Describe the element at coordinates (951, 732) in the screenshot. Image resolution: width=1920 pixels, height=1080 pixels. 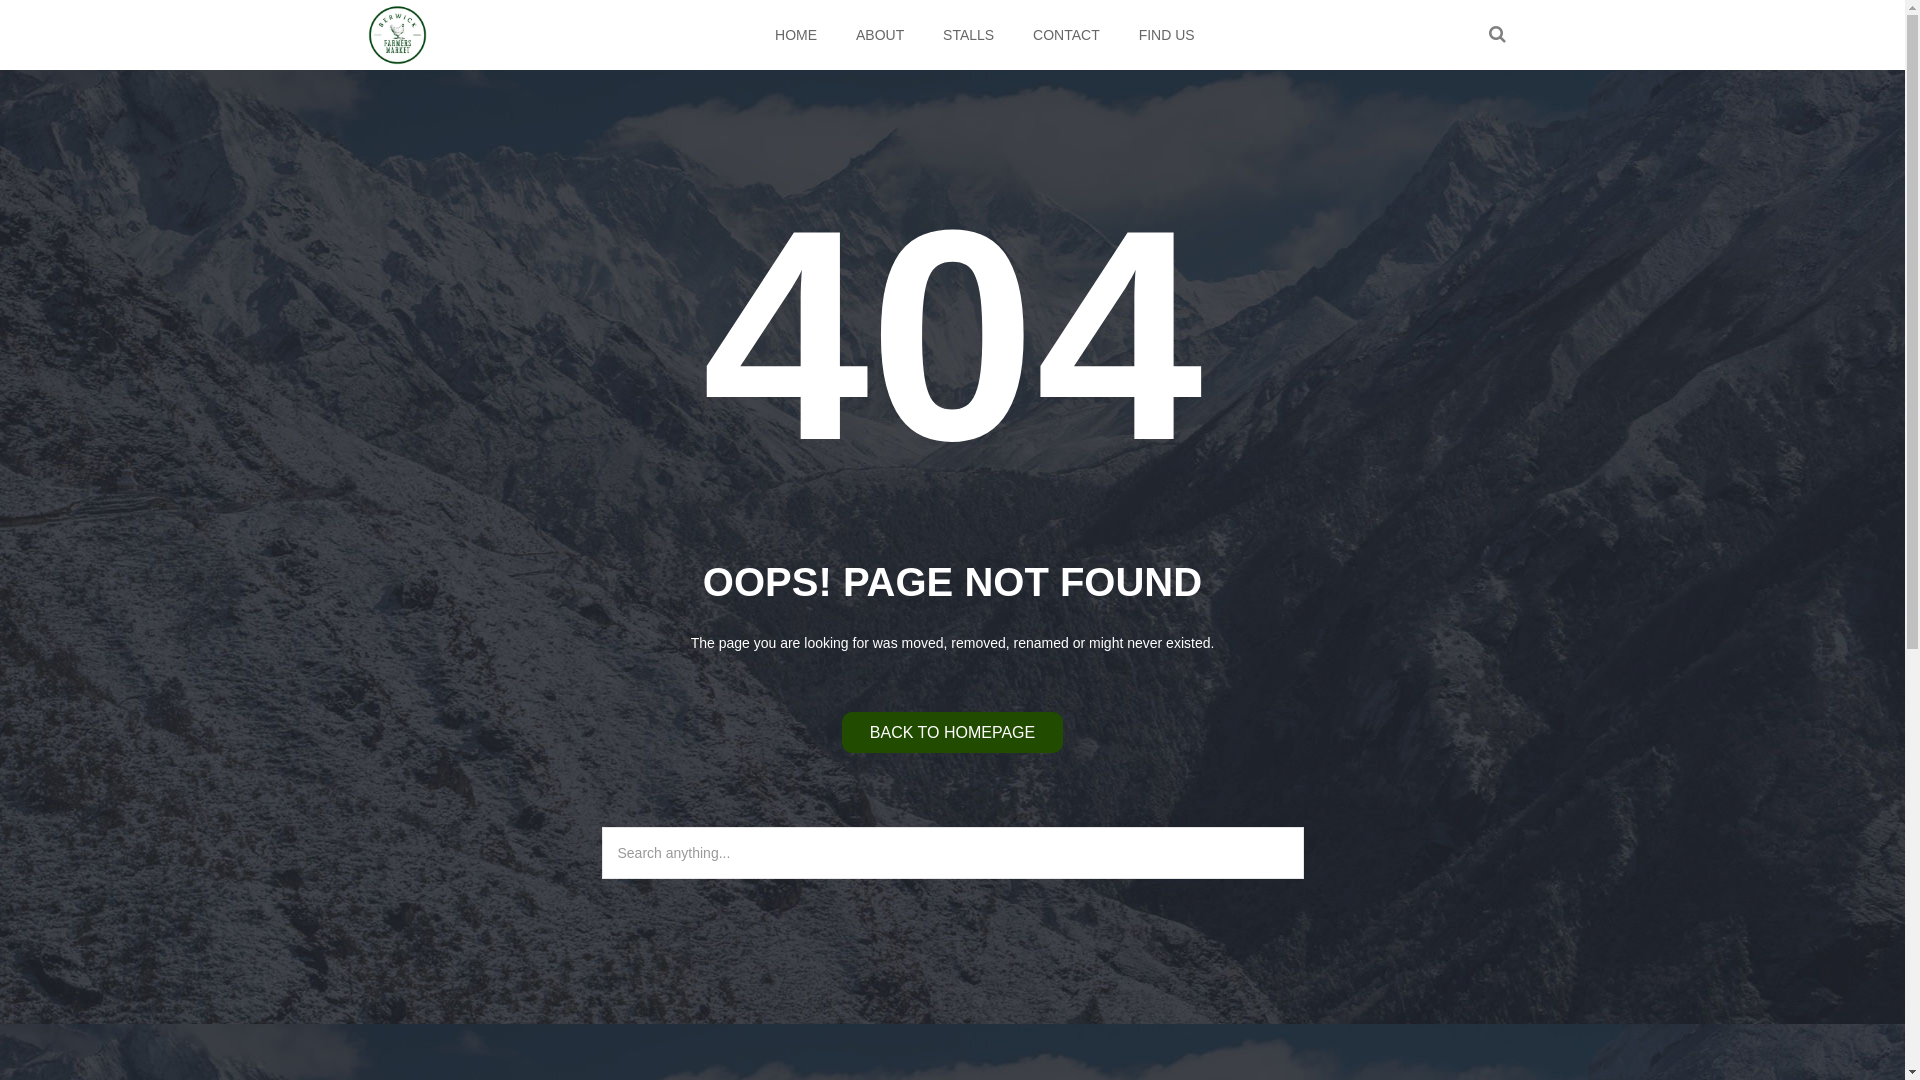
I see `'BACK TO HOMEPAGE'` at that location.